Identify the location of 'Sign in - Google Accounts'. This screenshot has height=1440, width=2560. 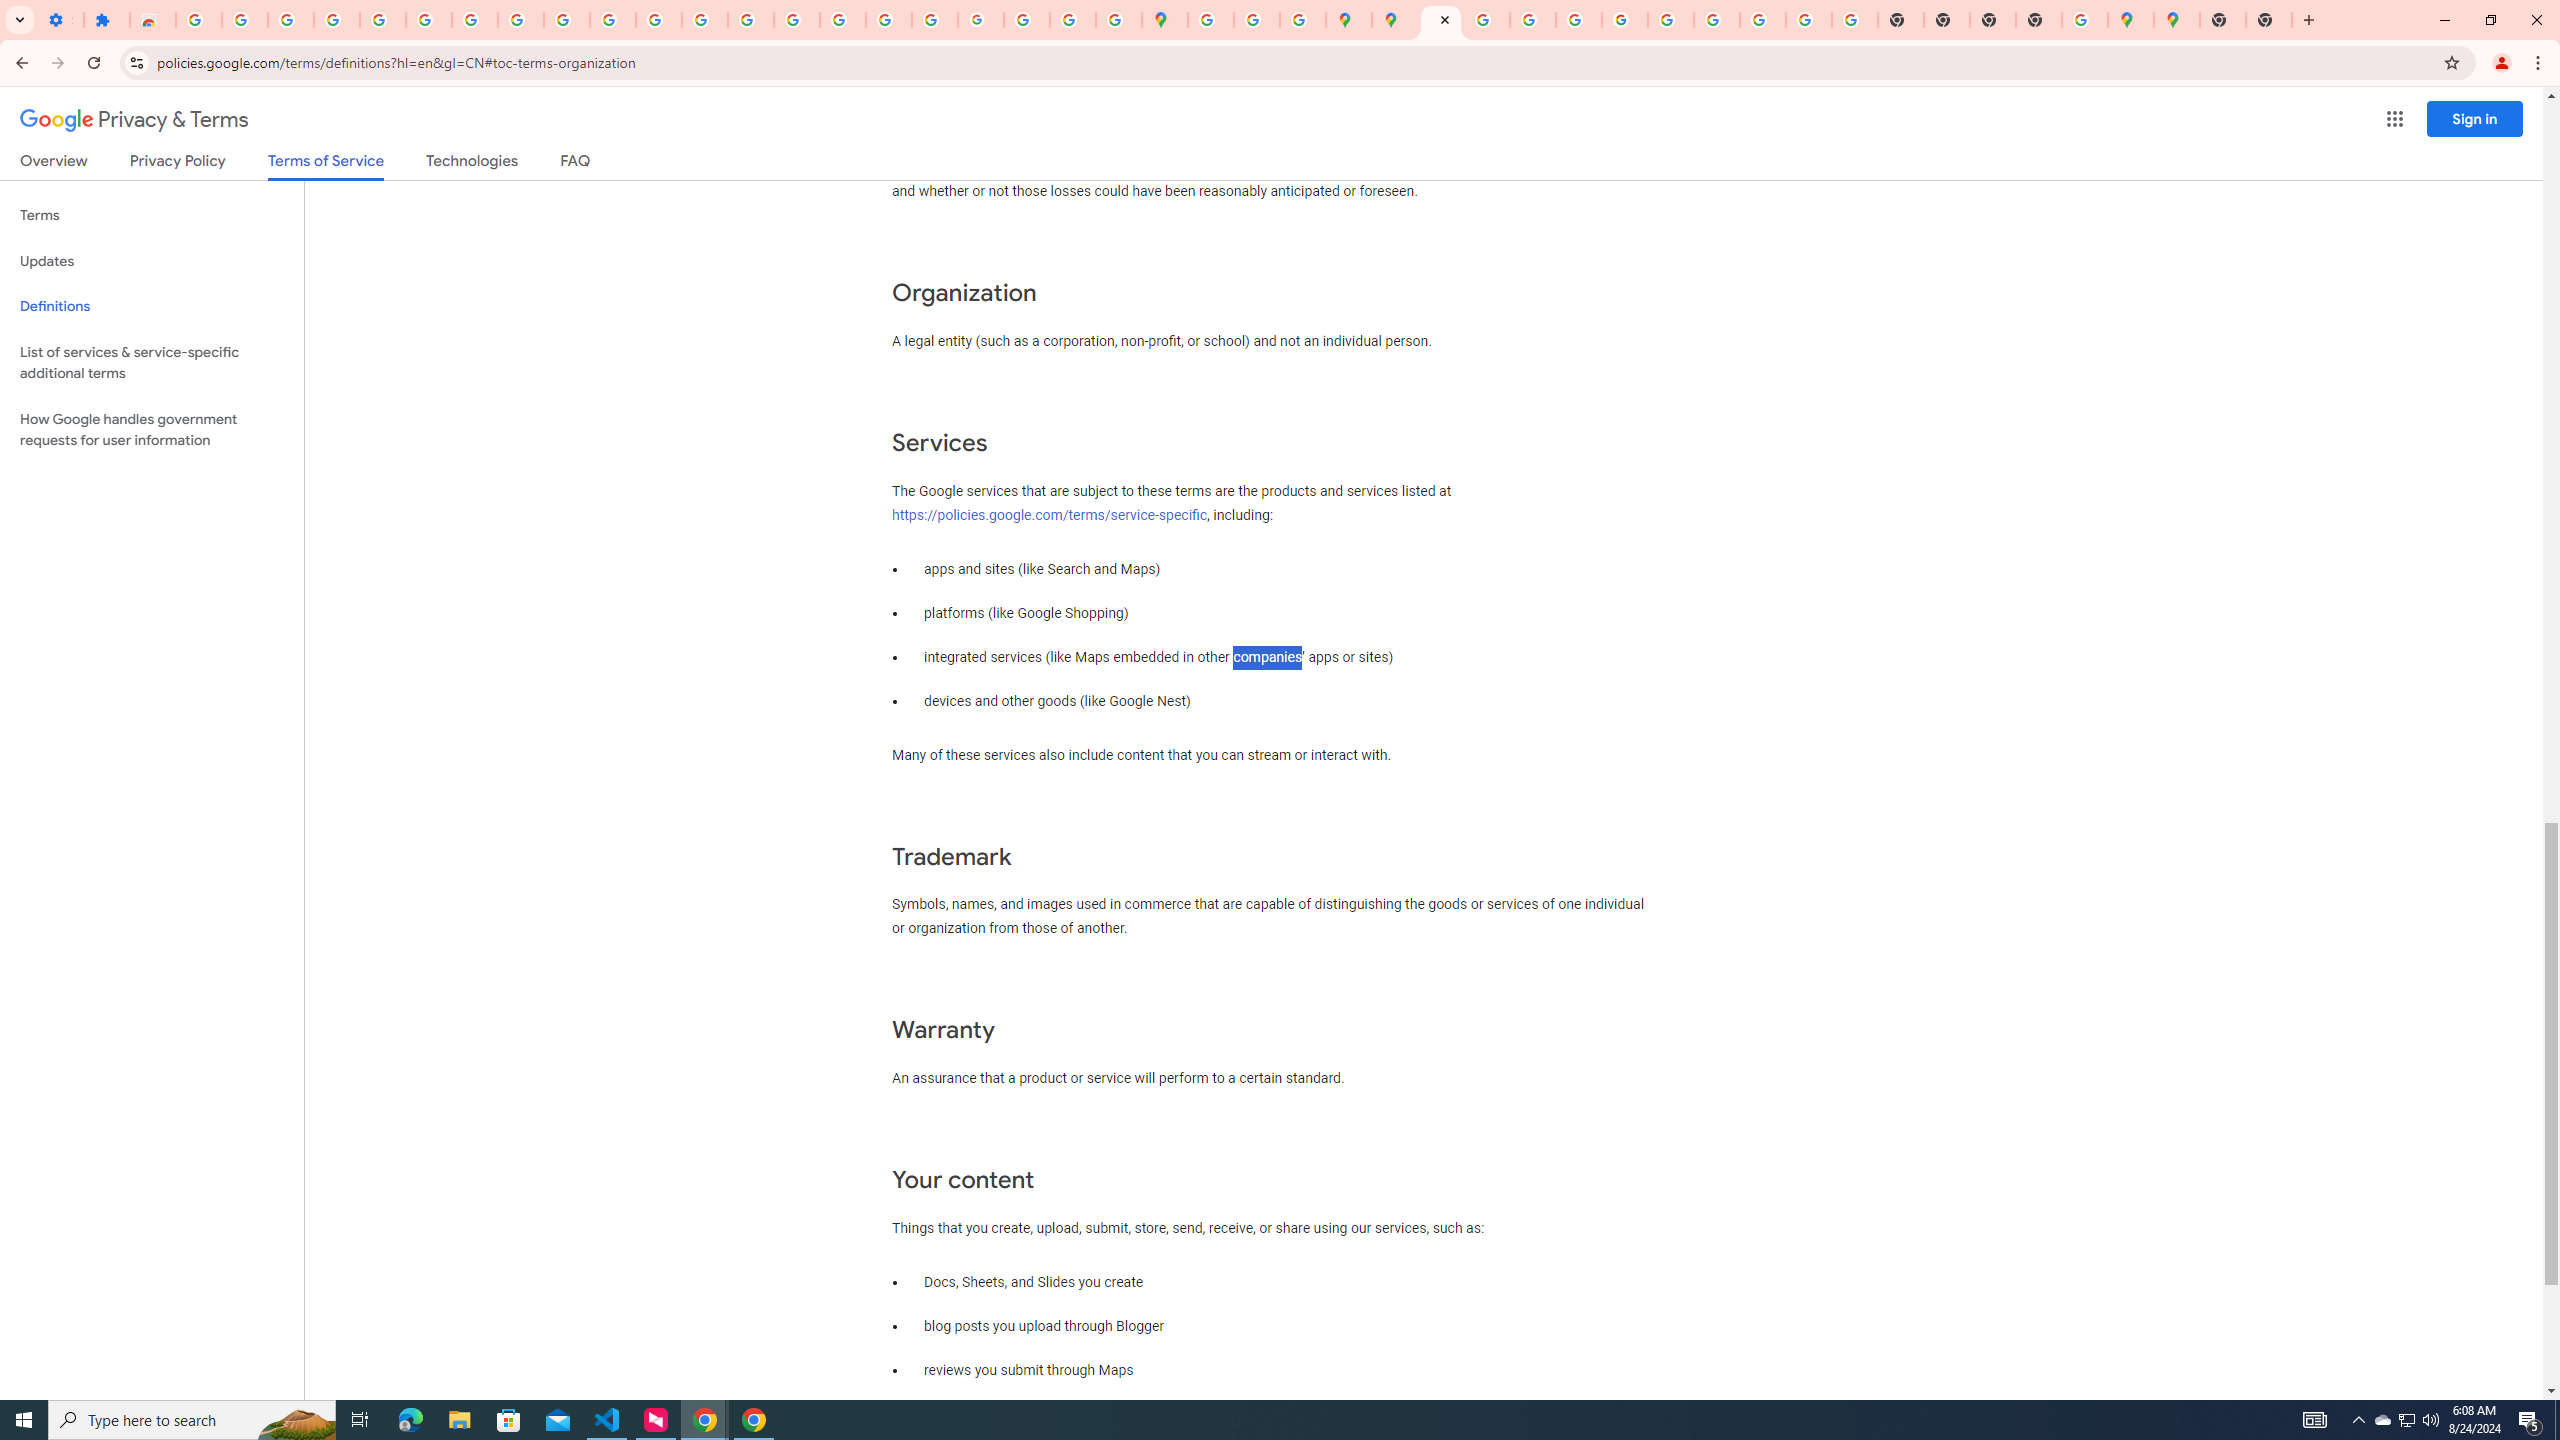
(197, 19).